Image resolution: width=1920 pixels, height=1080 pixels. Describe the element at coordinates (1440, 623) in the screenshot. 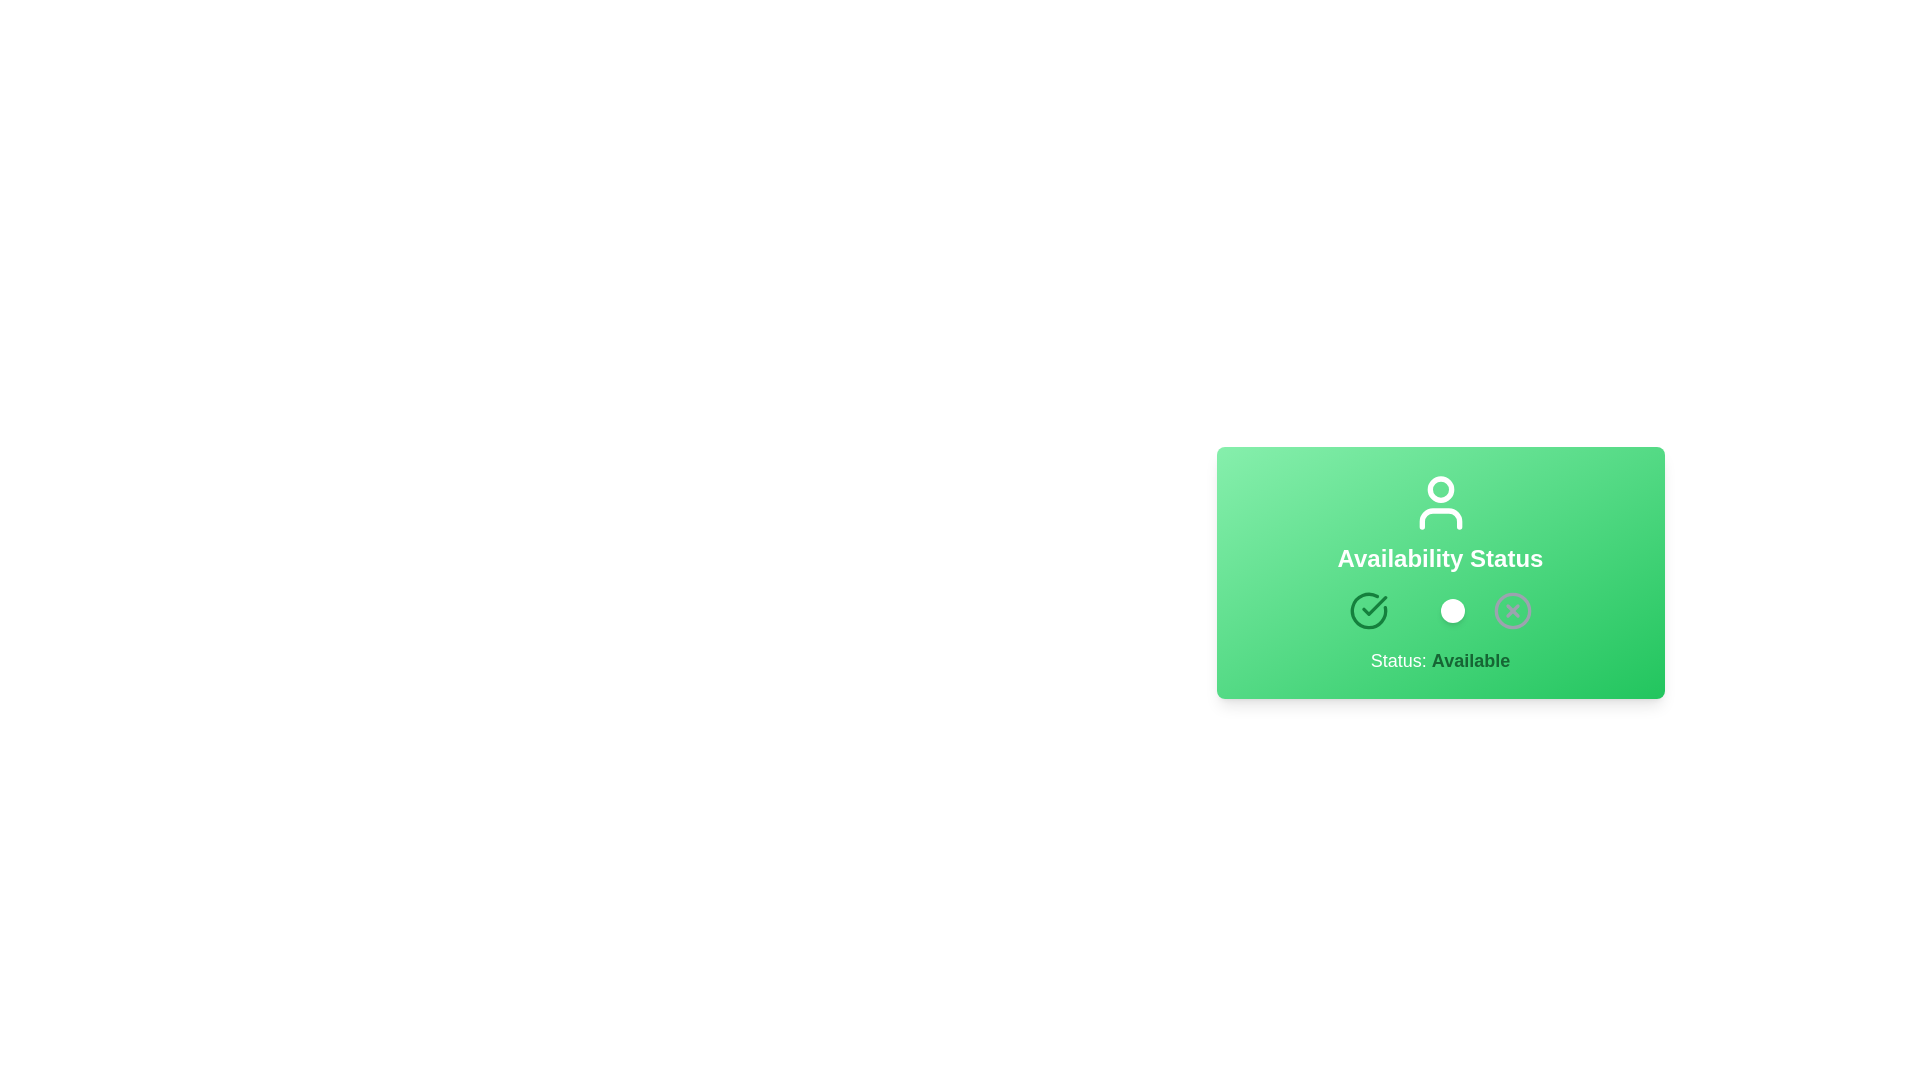

I see `the toggle switch within the status card` at that location.